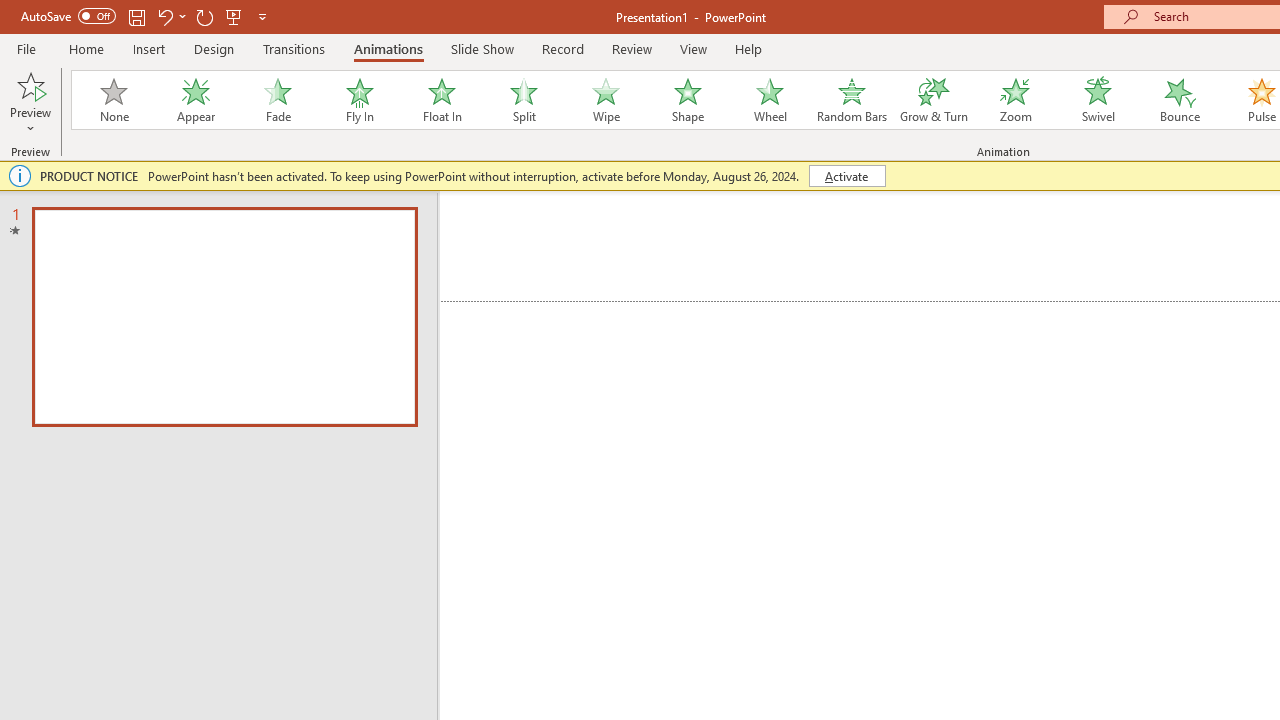 The image size is (1280, 720). I want to click on 'Appear', so click(195, 100).